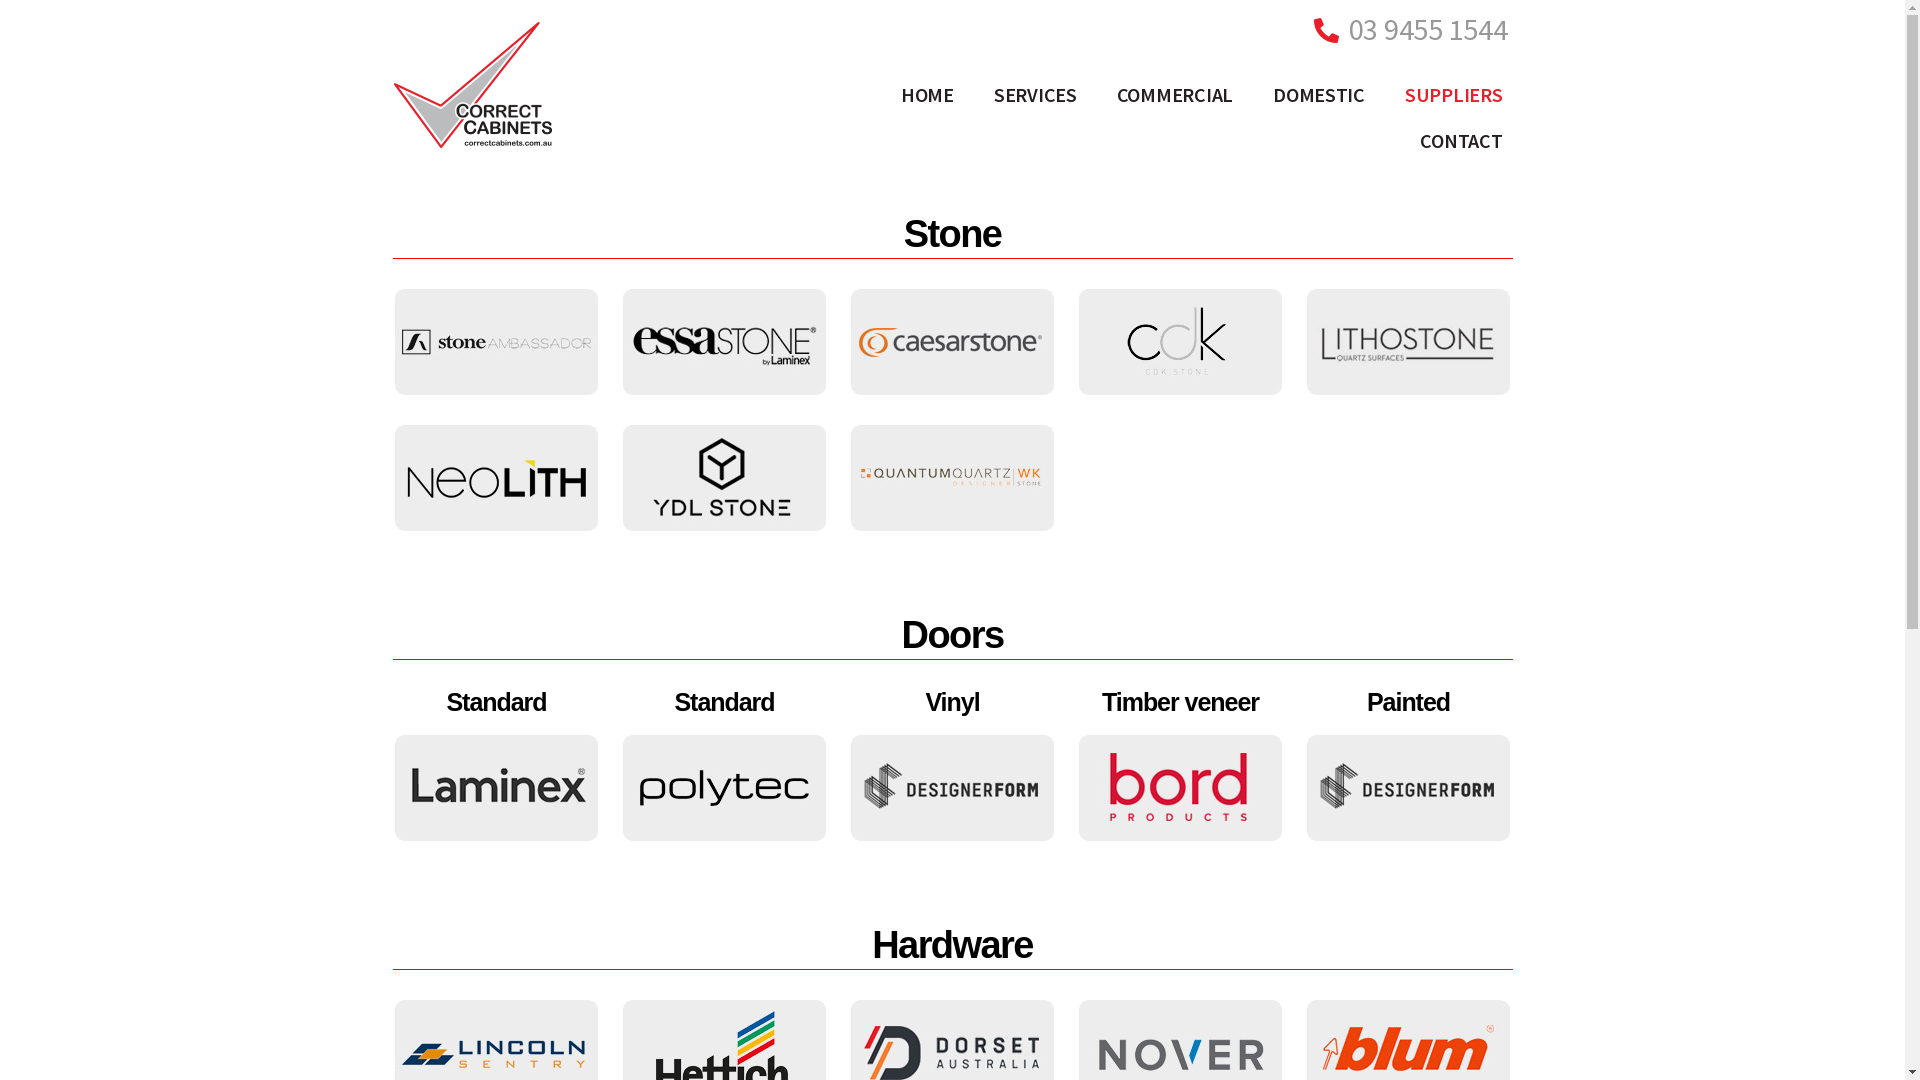 This screenshot has height=1080, width=1920. What do you see at coordinates (1454, 95) in the screenshot?
I see `'SUPPLIERS'` at bounding box center [1454, 95].